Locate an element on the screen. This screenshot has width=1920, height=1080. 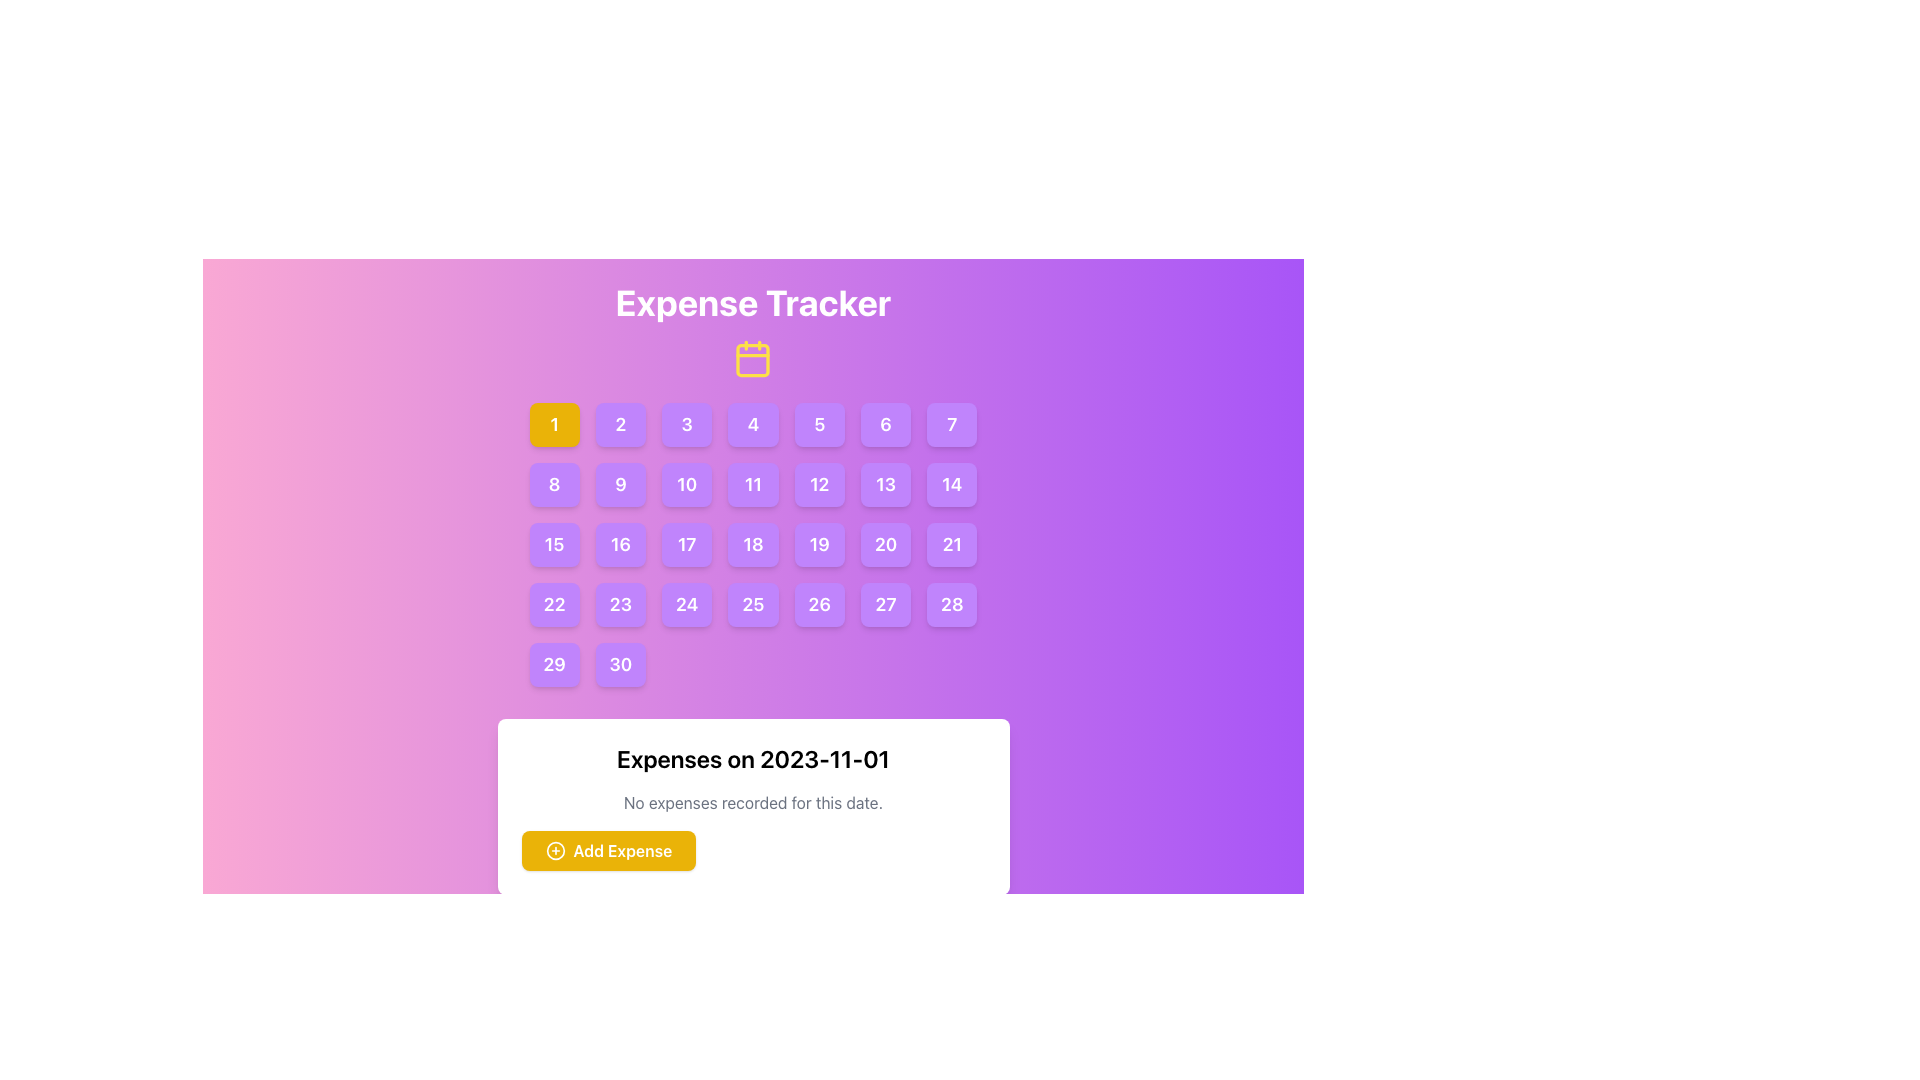
the rectangular button with rounded corners that has a purple background and the number '13' in white text to change its color to yellow is located at coordinates (885, 485).